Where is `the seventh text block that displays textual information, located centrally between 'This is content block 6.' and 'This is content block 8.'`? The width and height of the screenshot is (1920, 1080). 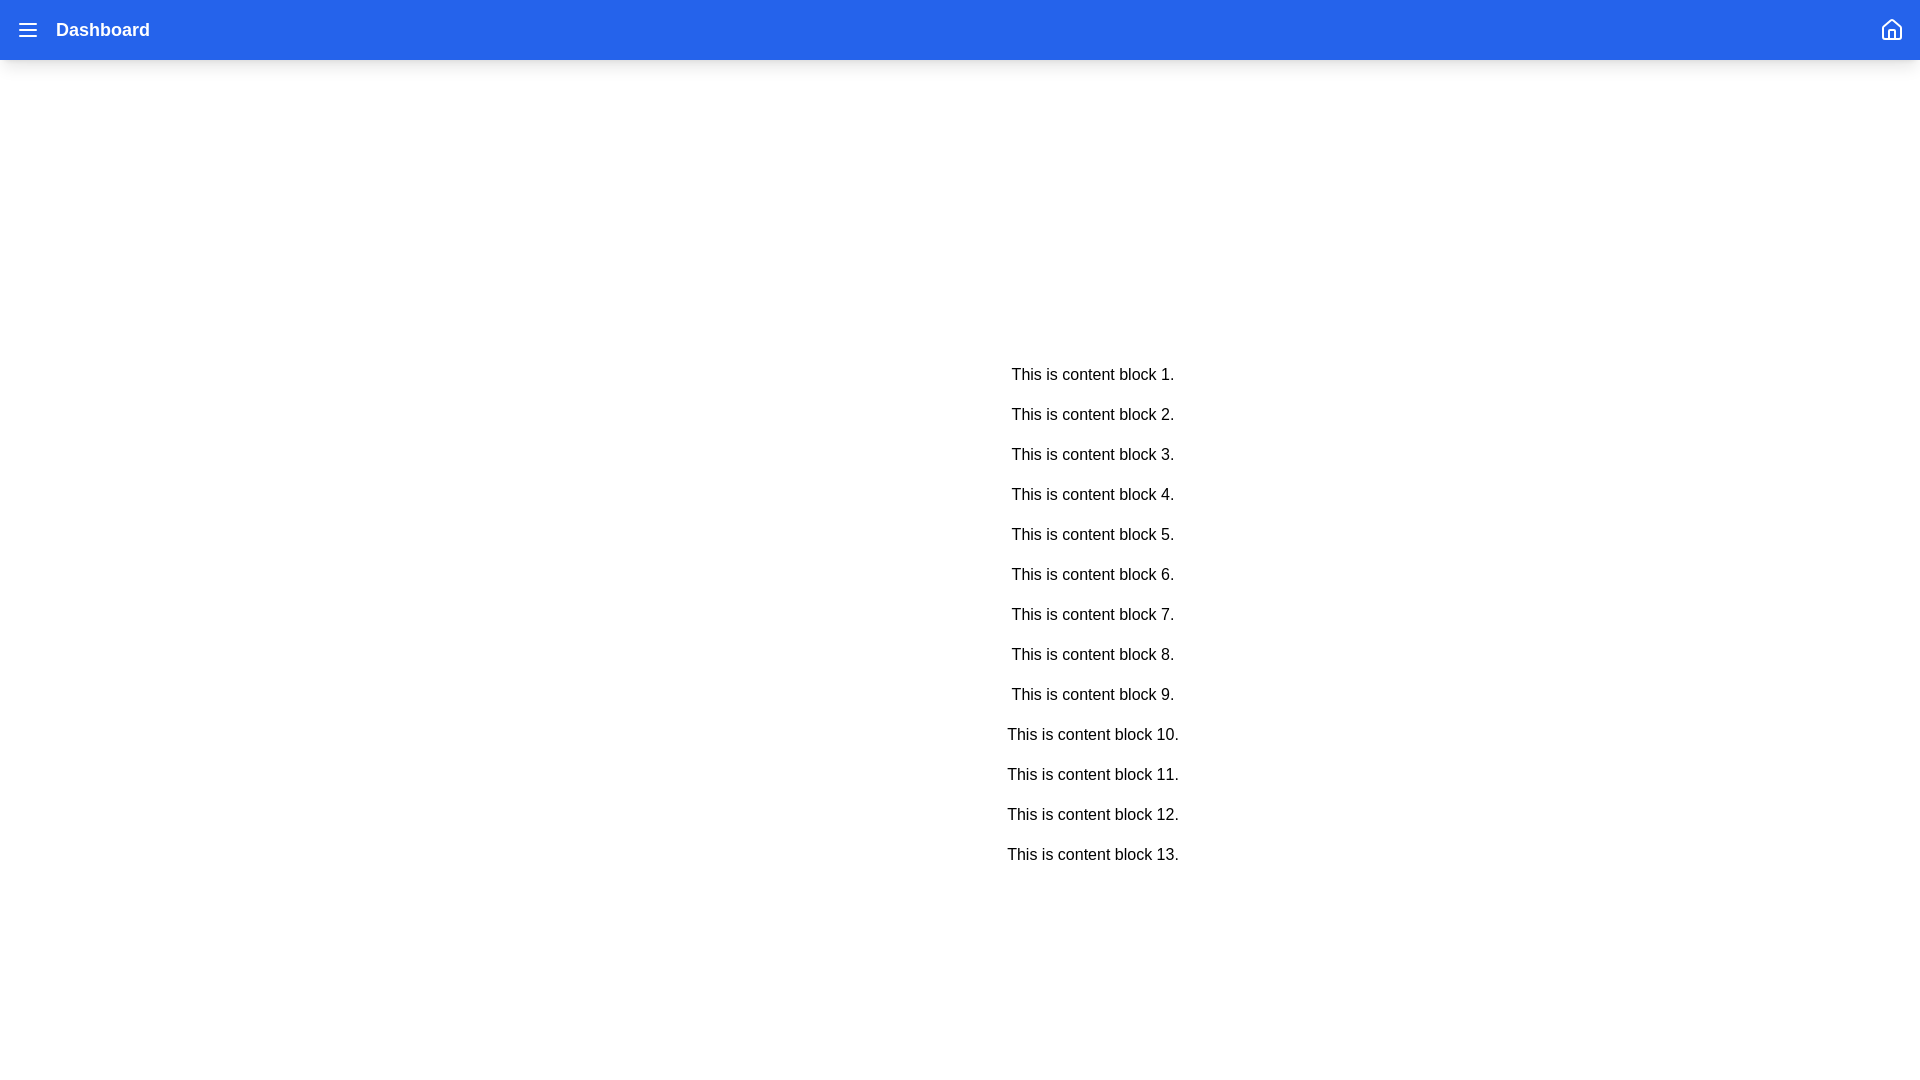 the seventh text block that displays textual information, located centrally between 'This is content block 6.' and 'This is content block 8.' is located at coordinates (1092, 613).